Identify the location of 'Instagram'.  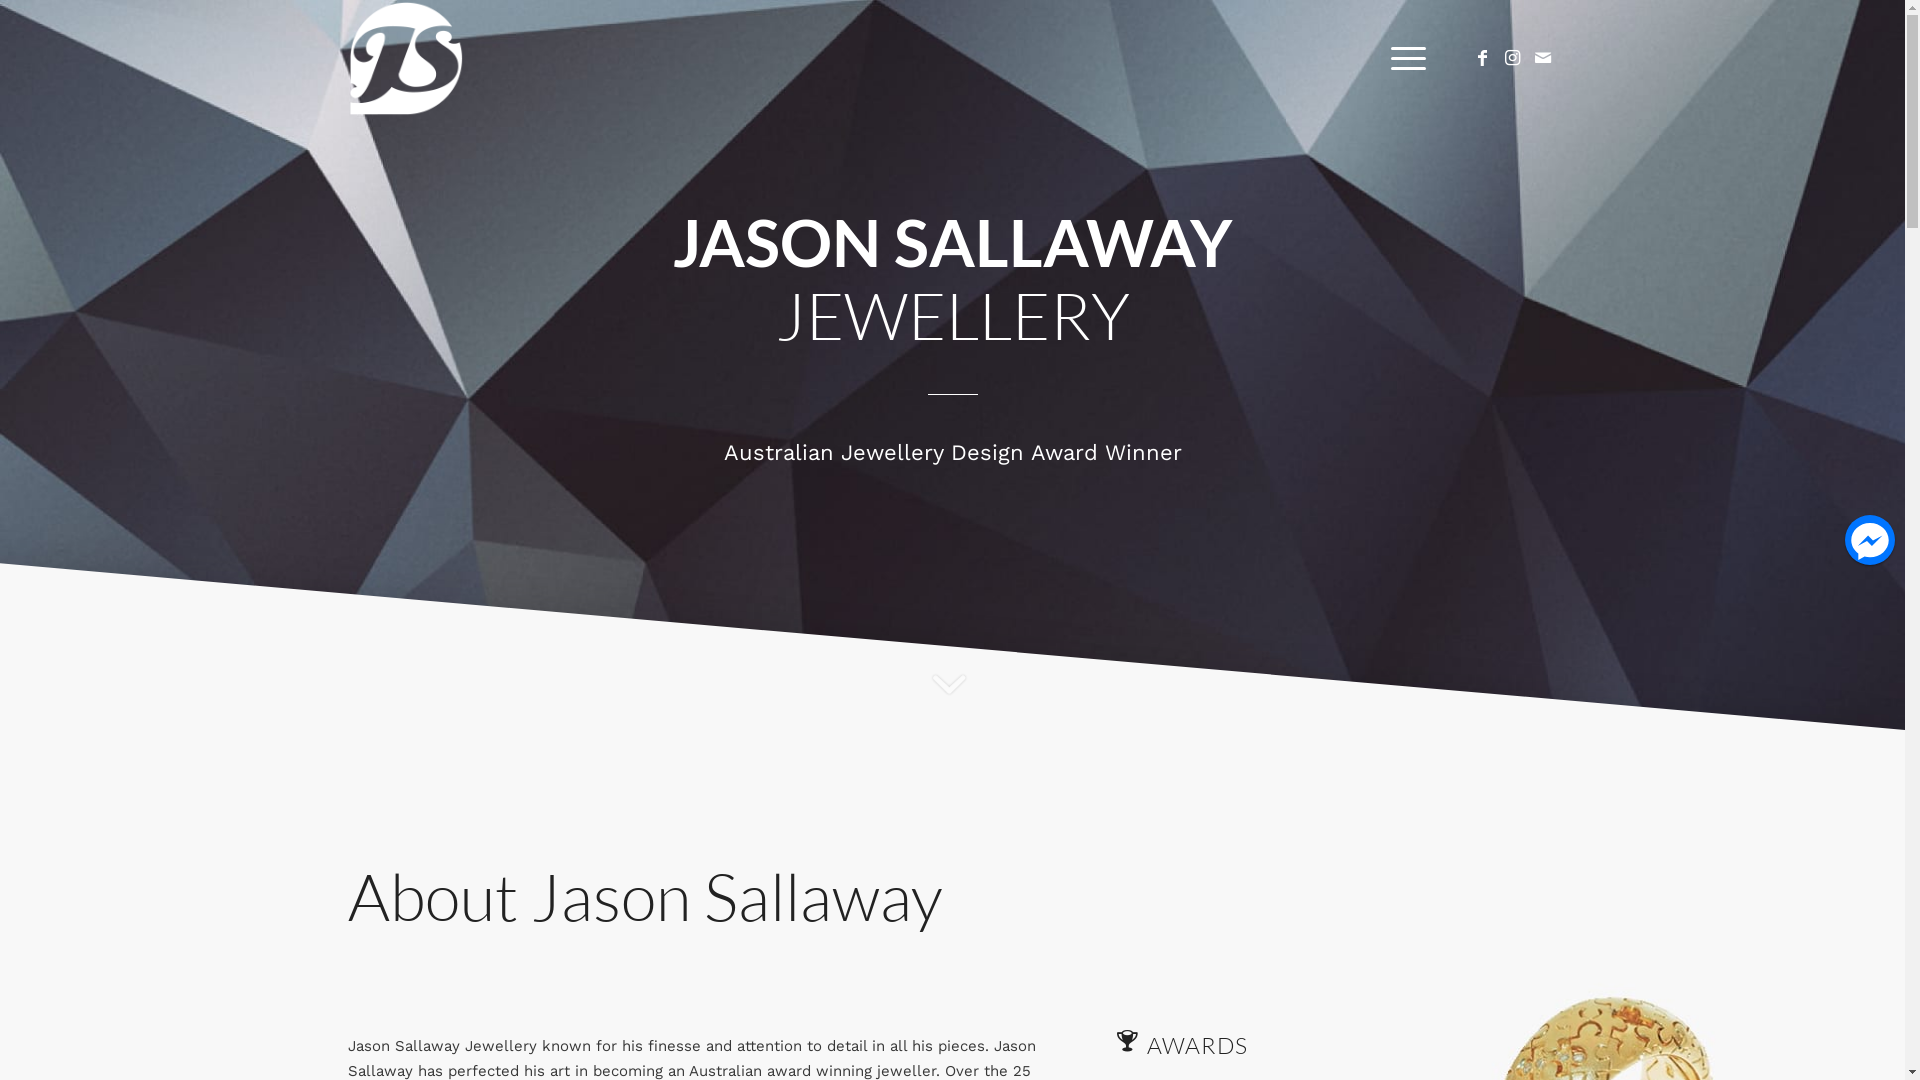
(1512, 56).